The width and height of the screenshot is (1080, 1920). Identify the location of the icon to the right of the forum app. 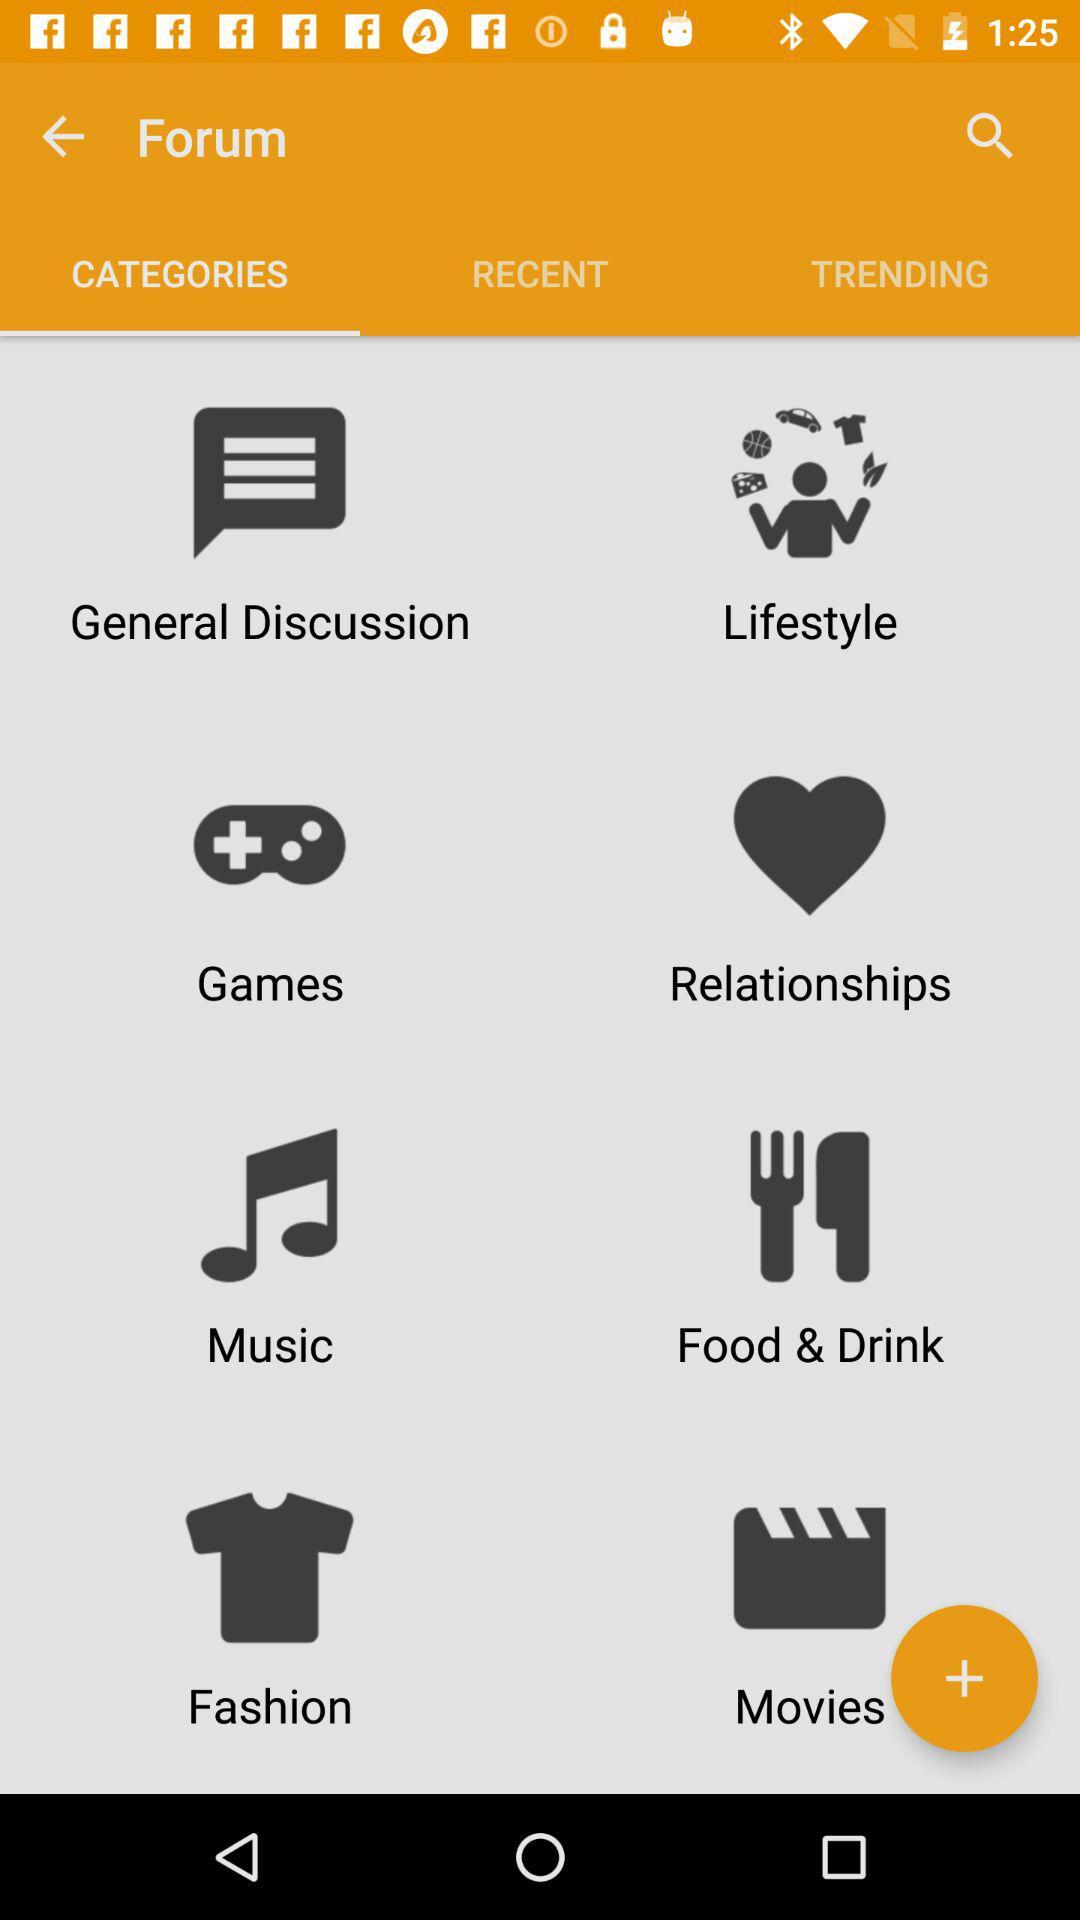
(990, 135).